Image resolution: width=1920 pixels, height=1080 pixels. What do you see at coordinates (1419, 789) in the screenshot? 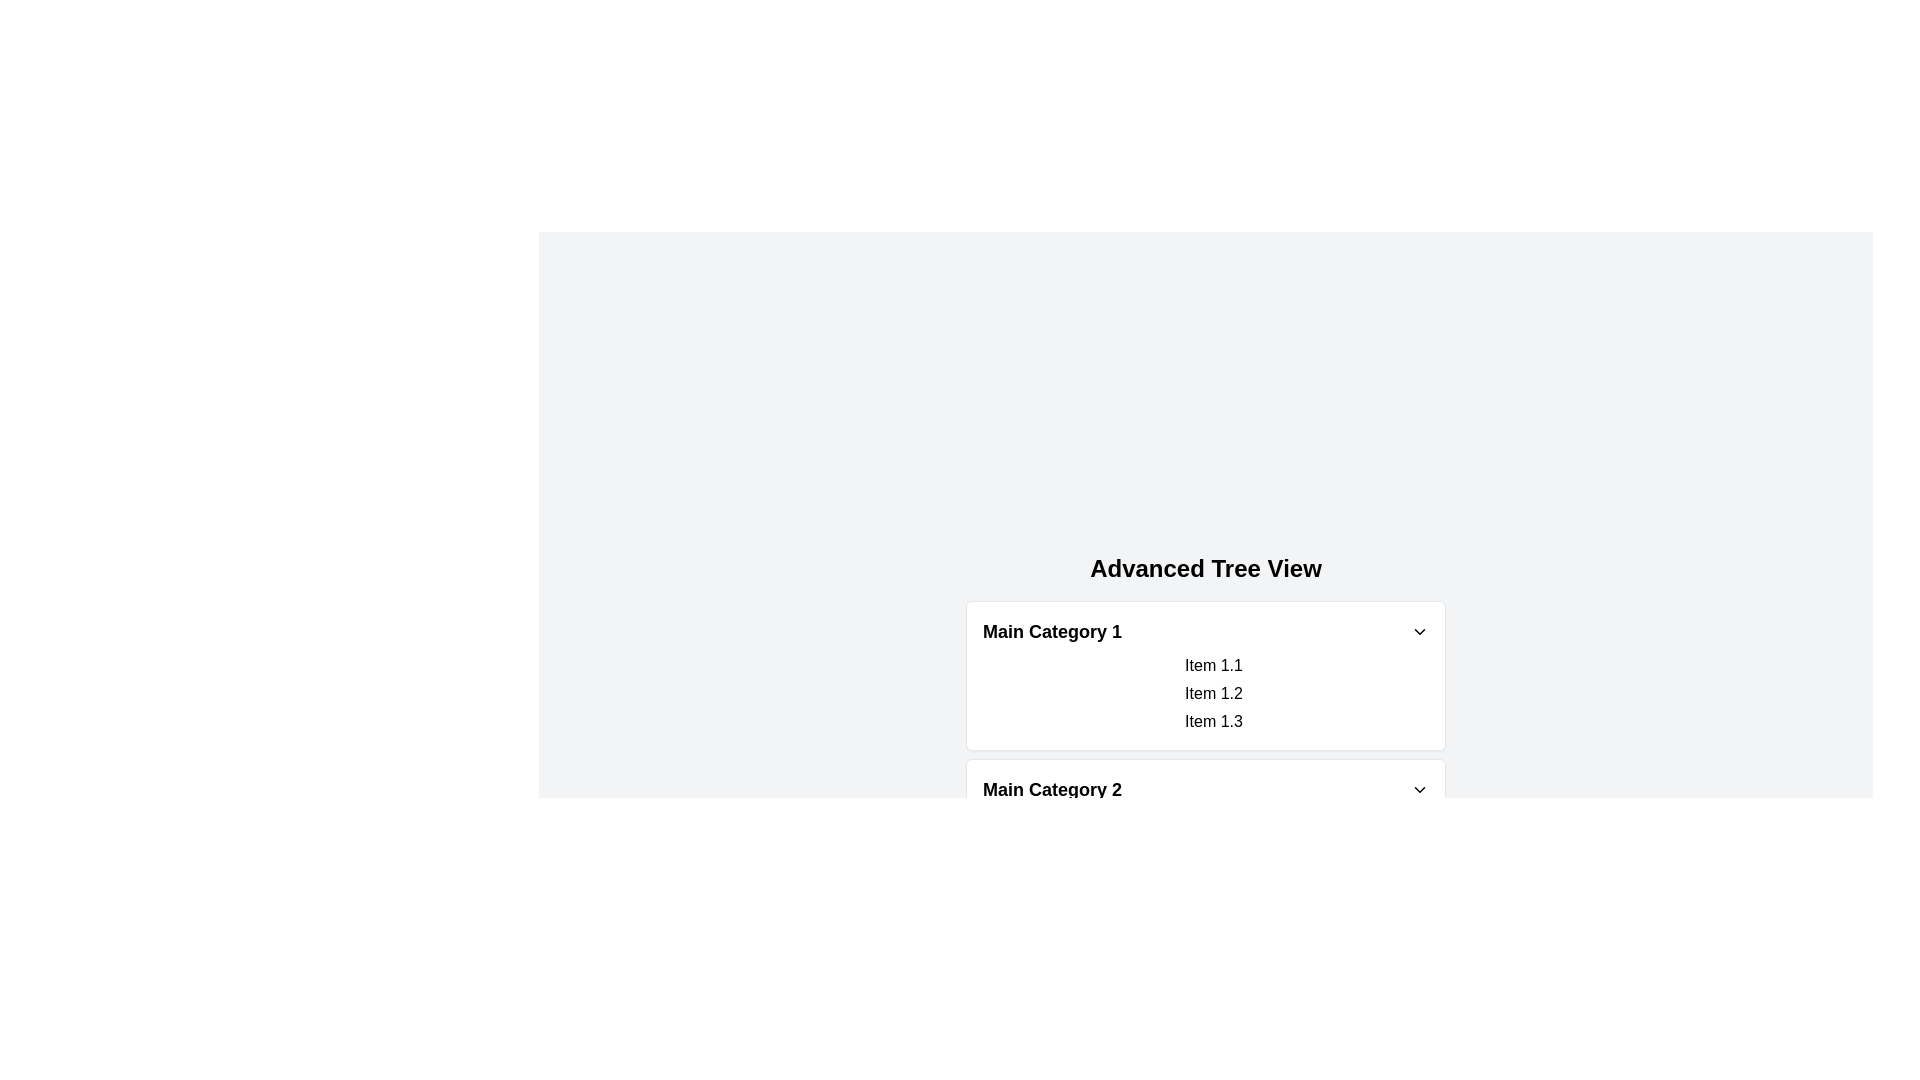
I see `the downward-pointing chevron icon associated with 'Main Category 2' for tooltip or visual feedback` at bounding box center [1419, 789].